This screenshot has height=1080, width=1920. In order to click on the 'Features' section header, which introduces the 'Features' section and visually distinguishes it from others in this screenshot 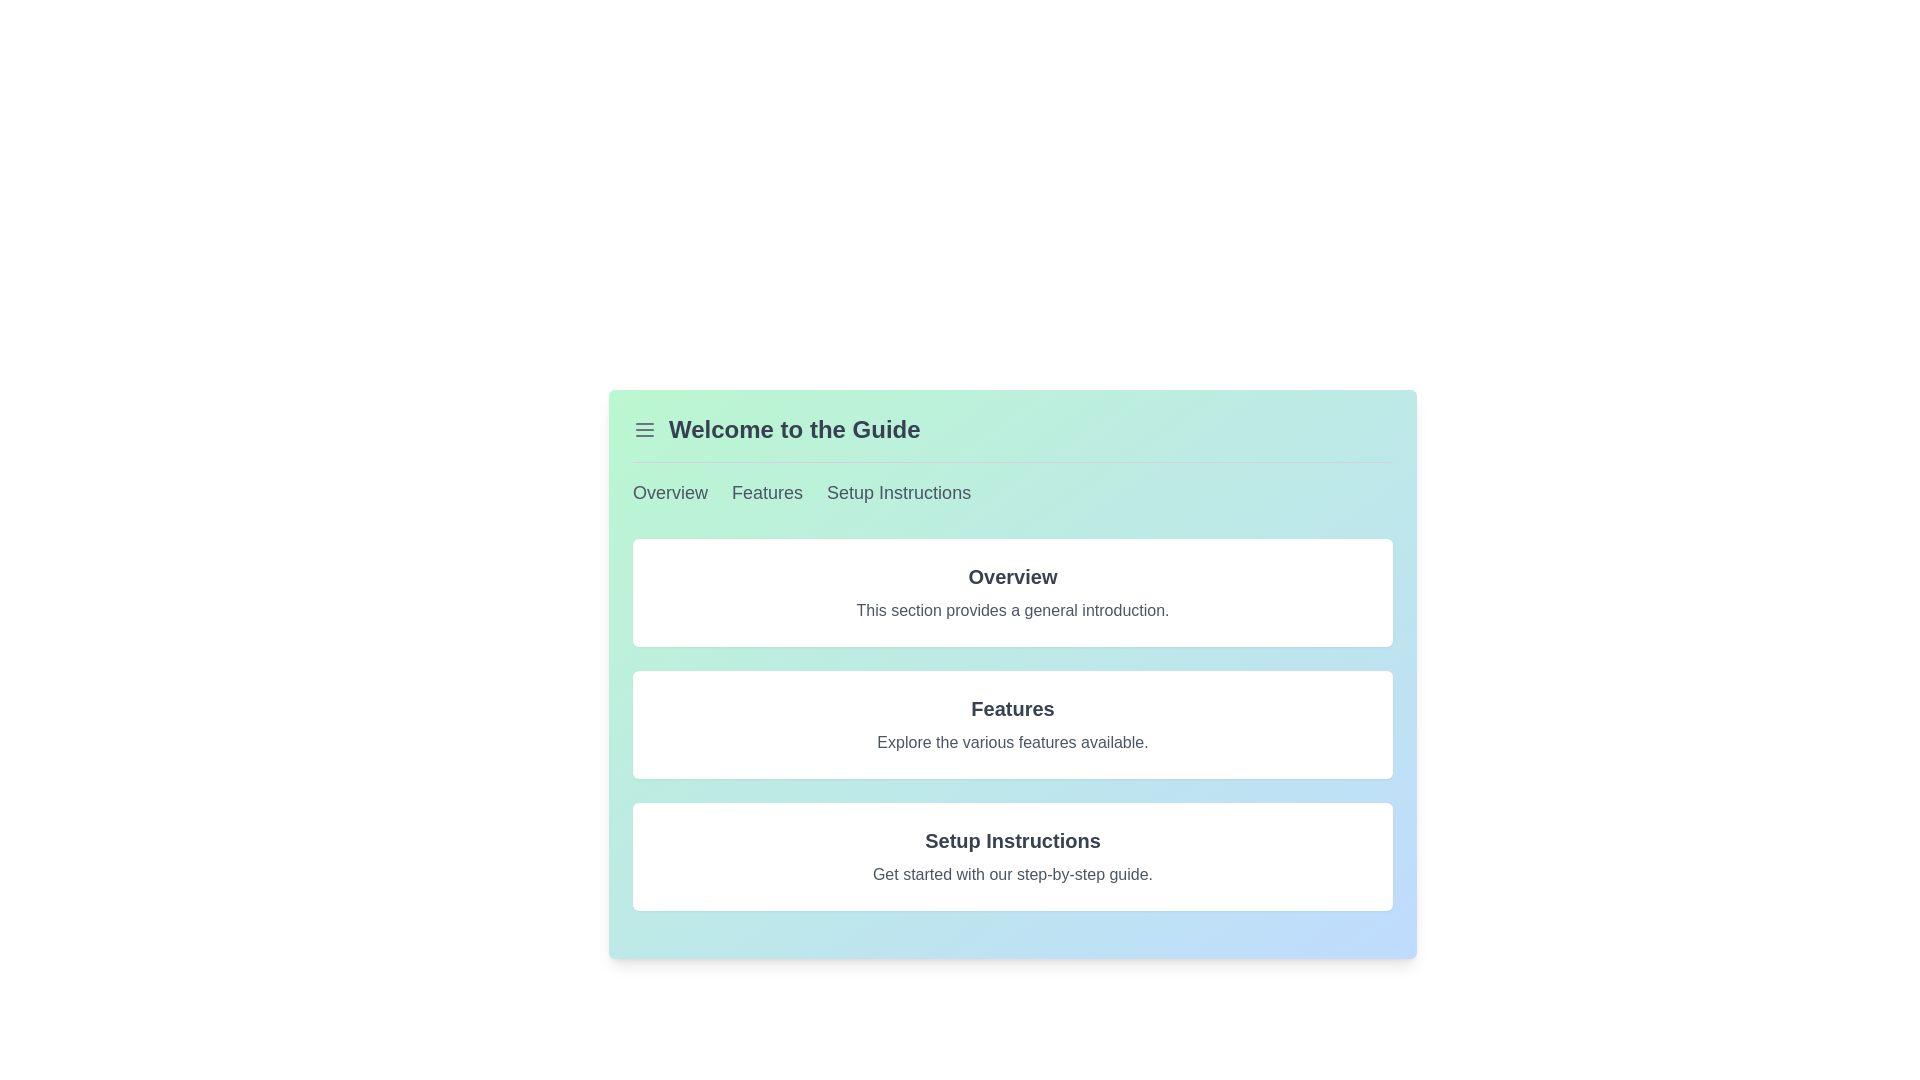, I will do `click(1012, 708)`.